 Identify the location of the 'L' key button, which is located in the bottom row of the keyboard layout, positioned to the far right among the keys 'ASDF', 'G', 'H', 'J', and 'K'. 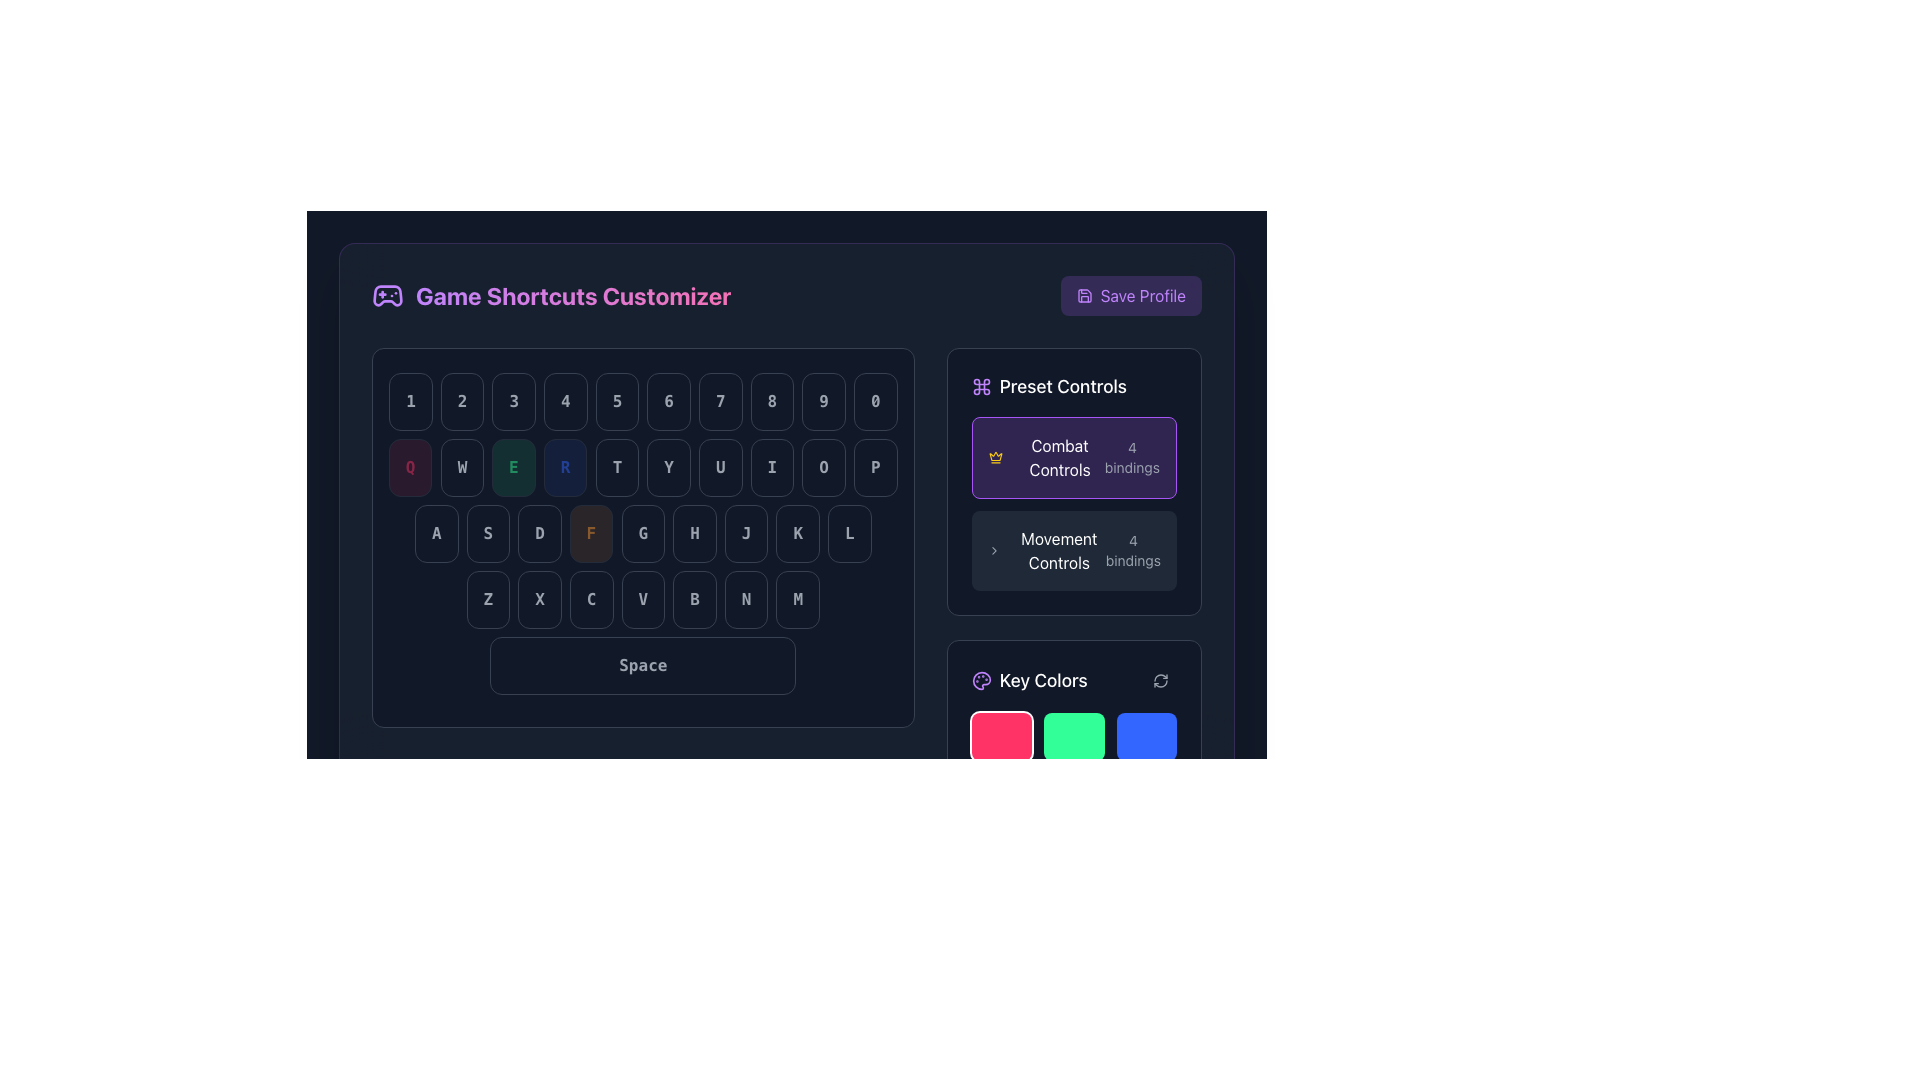
(849, 532).